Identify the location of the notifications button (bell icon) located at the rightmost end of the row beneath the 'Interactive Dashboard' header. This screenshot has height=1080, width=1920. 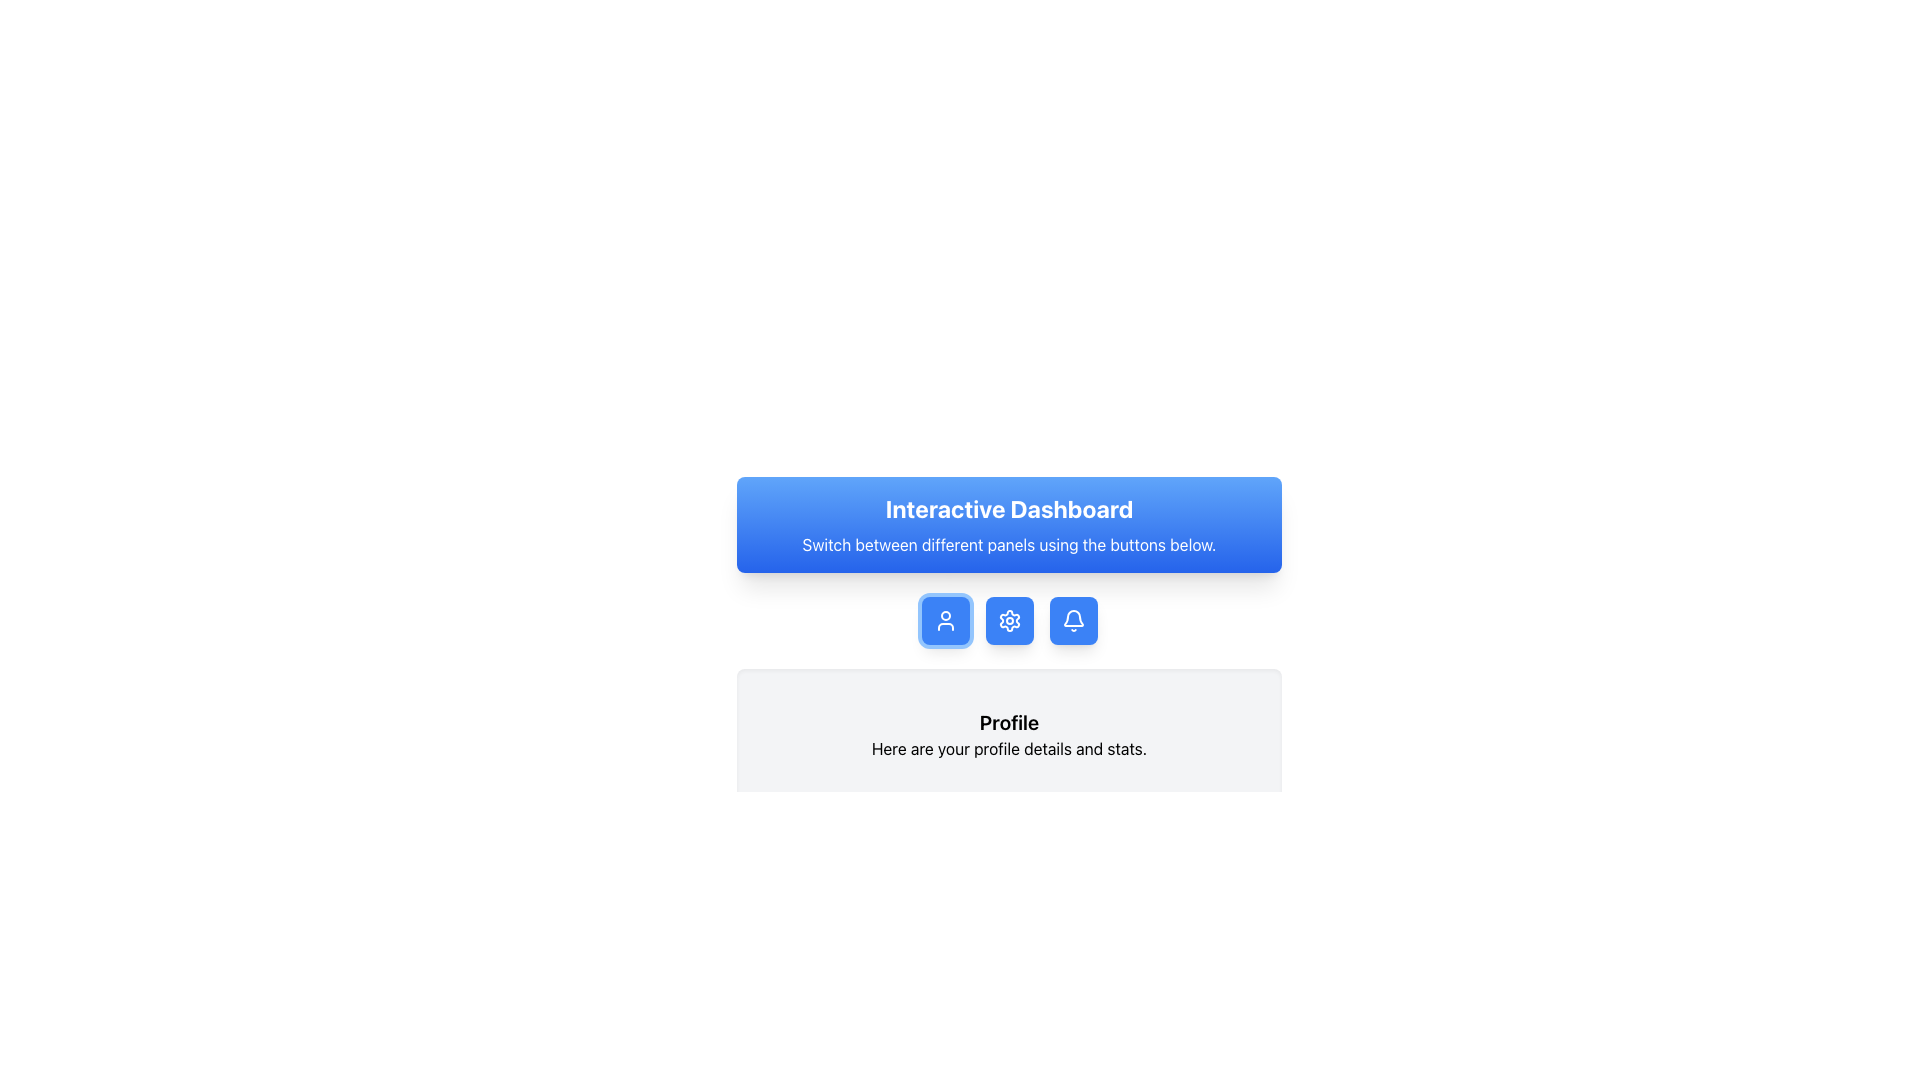
(1072, 620).